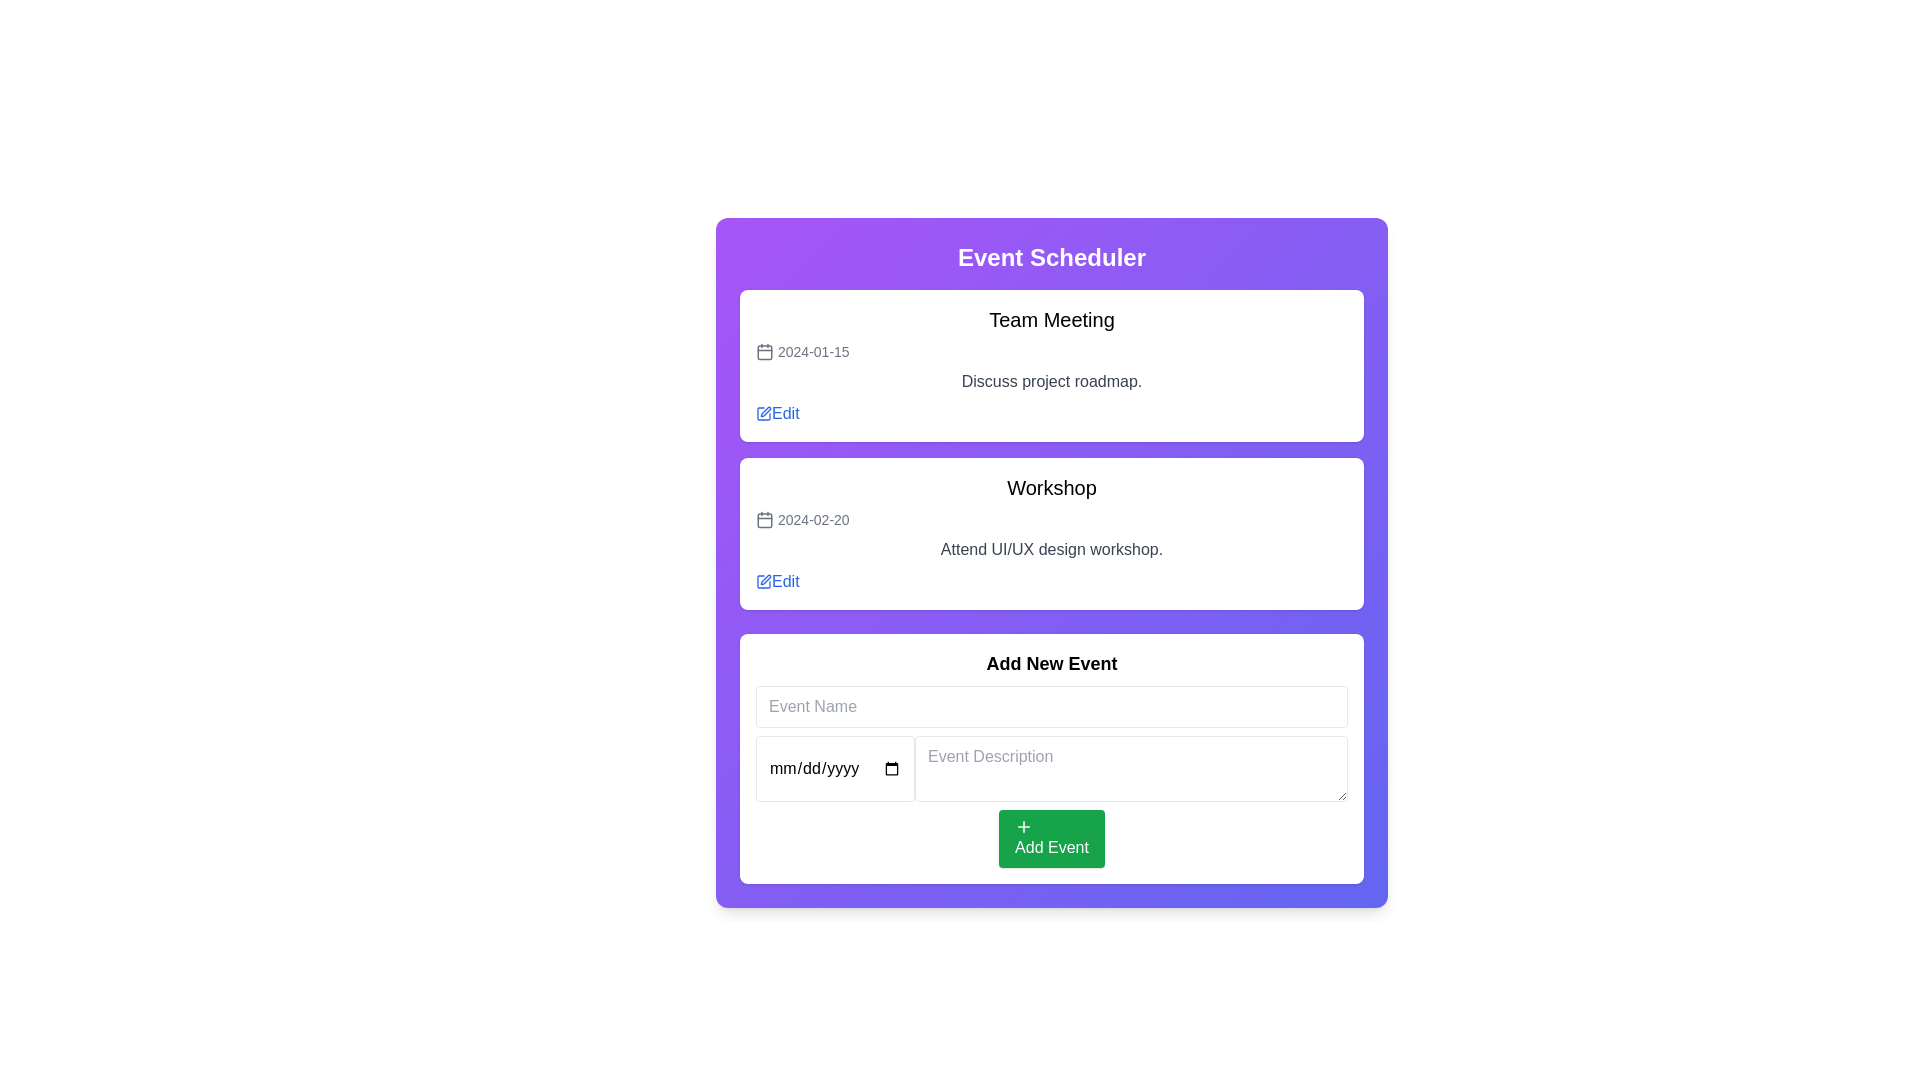  What do you see at coordinates (1050, 381) in the screenshot?
I see `the text element that says 'Discuss project roadmap.' located in the 'Team Meeting' section, specifically in the second row of text, below the date and above the 'Edit' link` at bounding box center [1050, 381].